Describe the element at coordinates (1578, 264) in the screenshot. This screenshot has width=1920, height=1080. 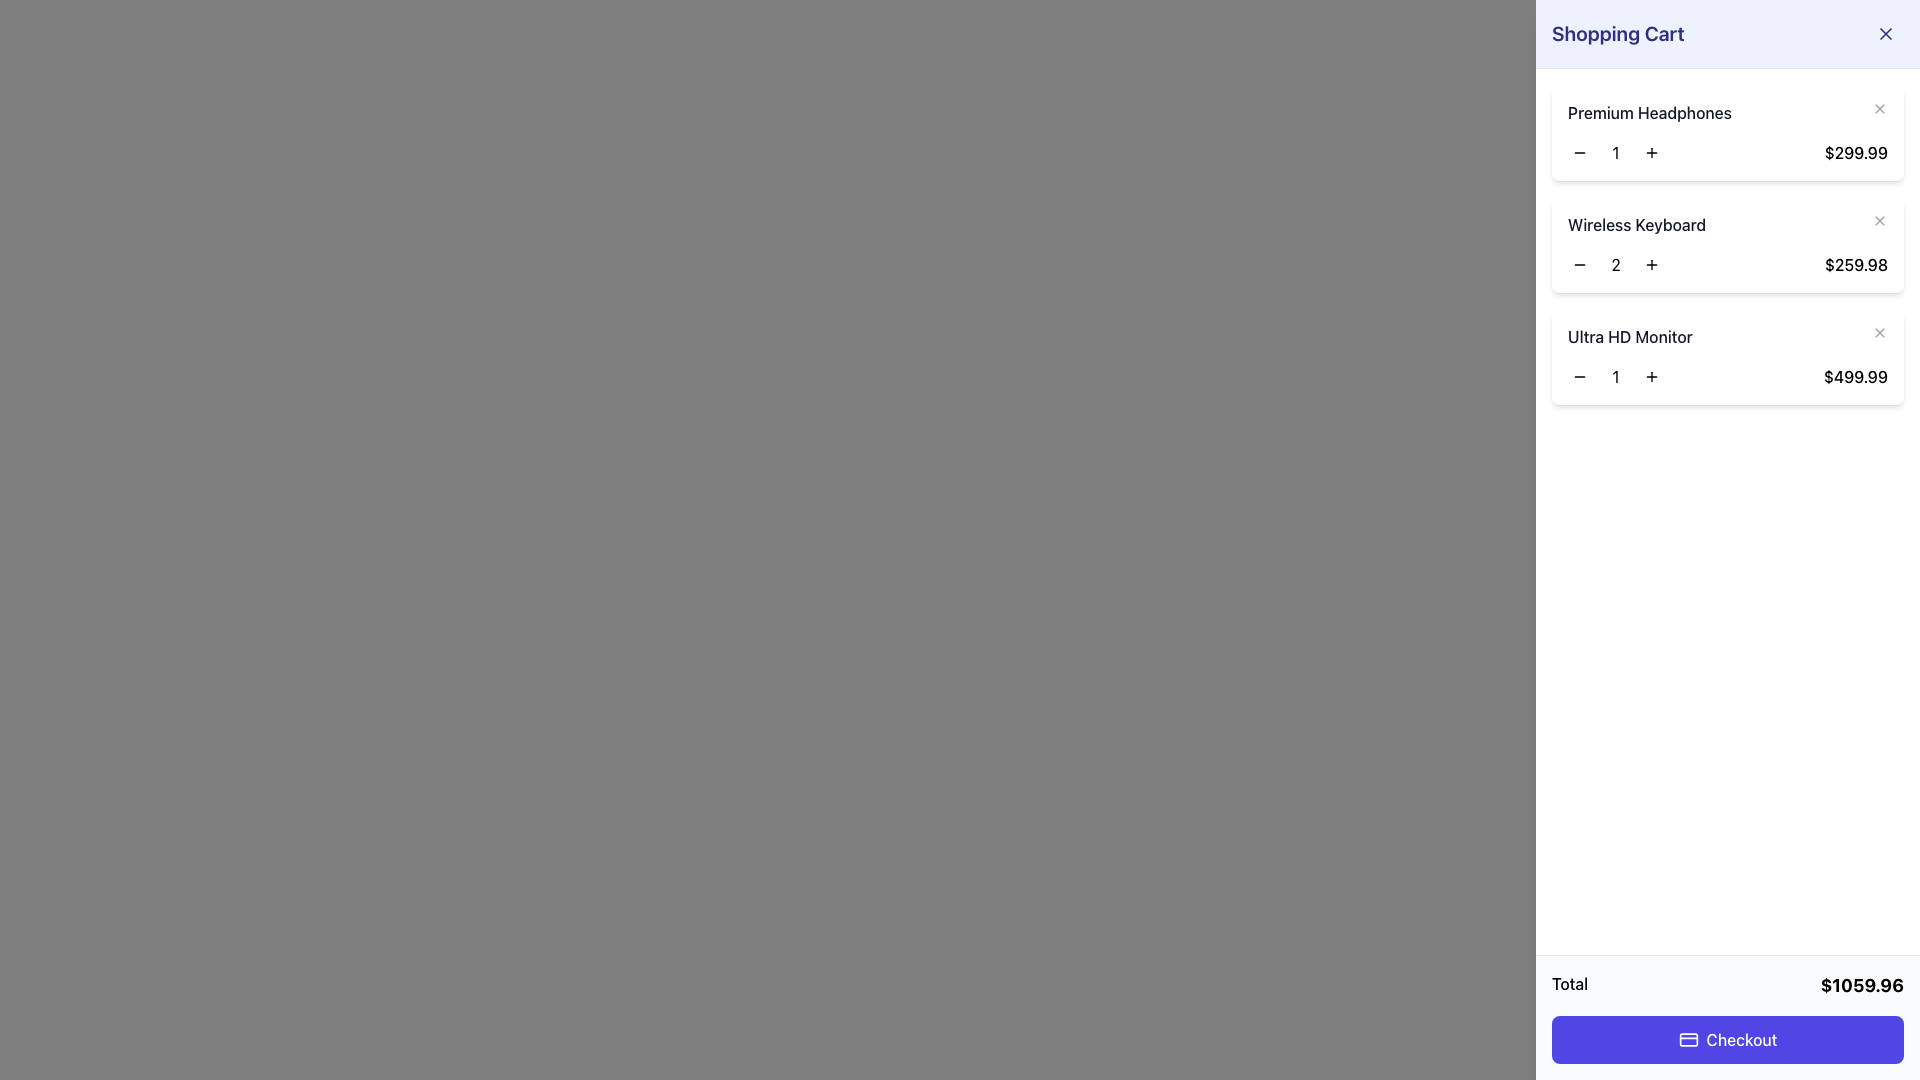
I see `the small circular decrement button with a minus icon located to the left of the digit '2' for the 'Wireless Keyboard' in the shopping cart interface` at that location.